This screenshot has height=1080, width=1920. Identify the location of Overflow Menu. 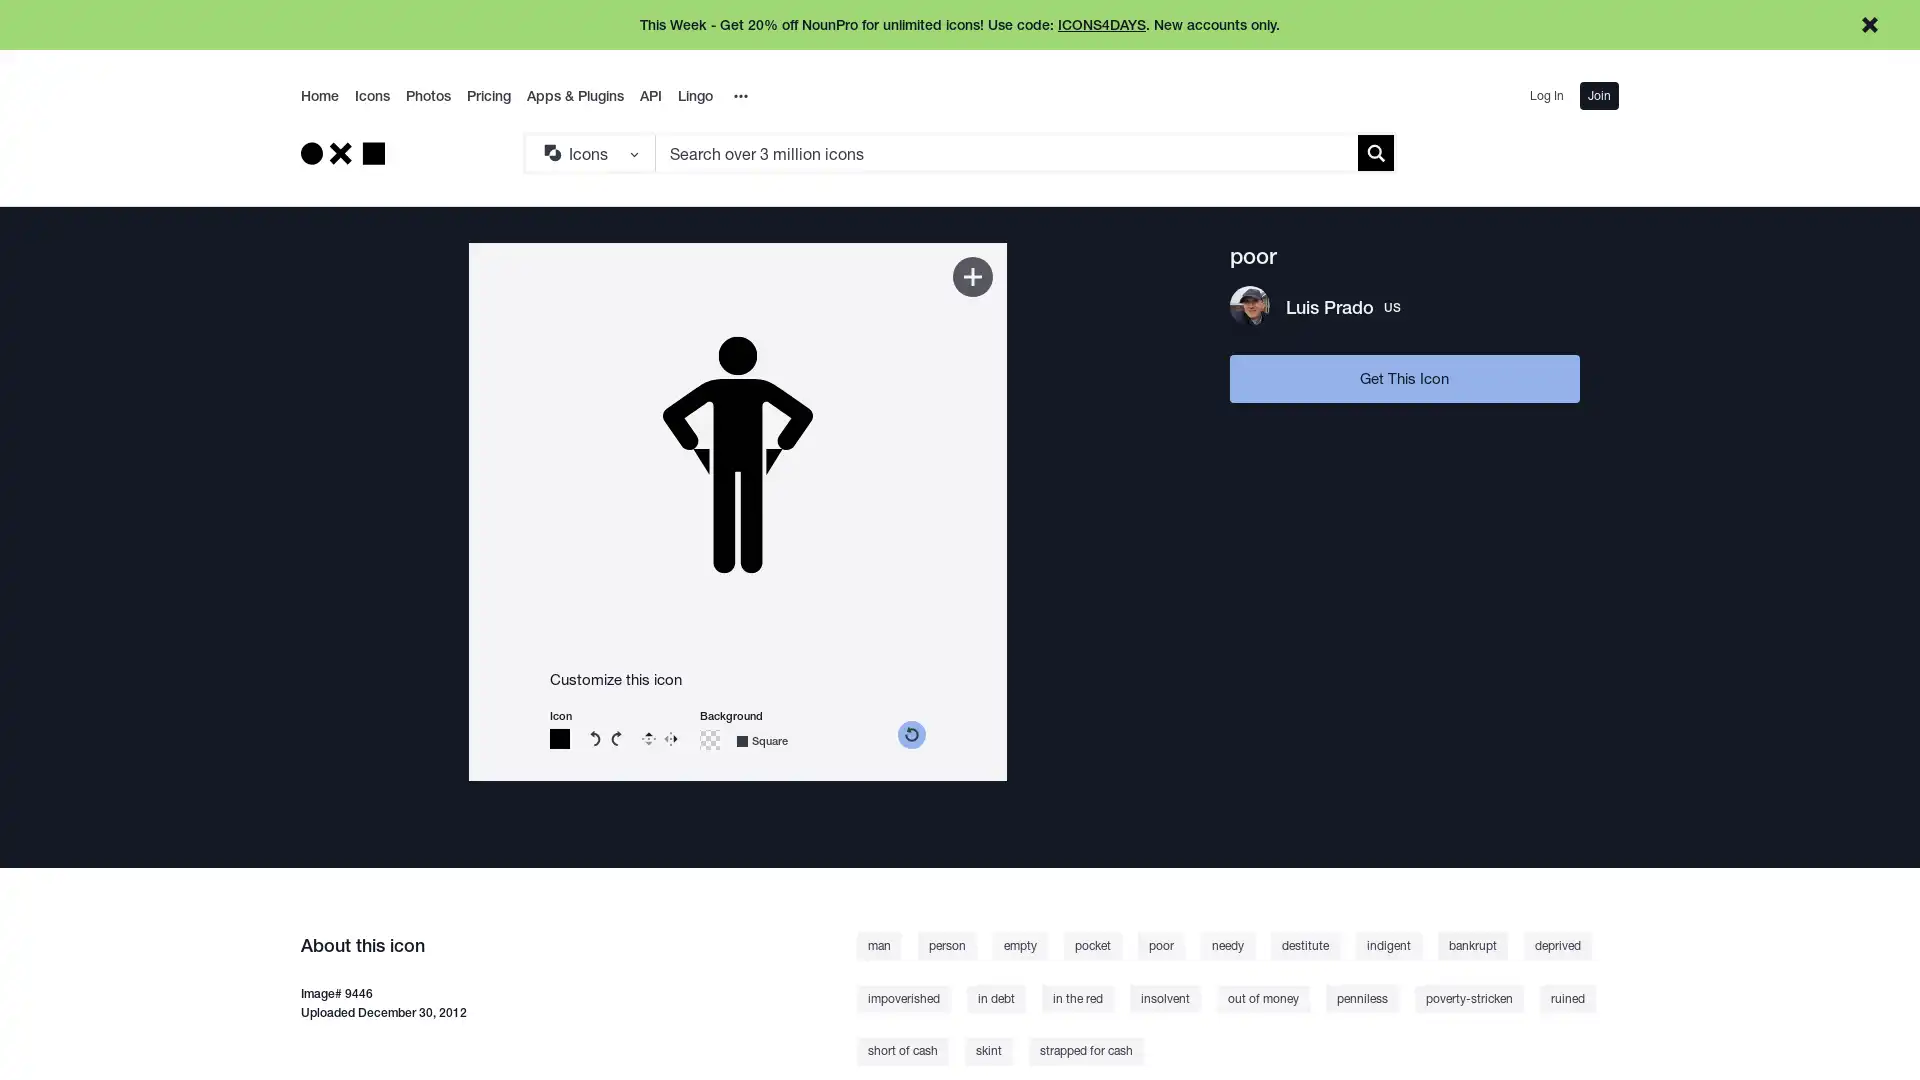
(739, 96).